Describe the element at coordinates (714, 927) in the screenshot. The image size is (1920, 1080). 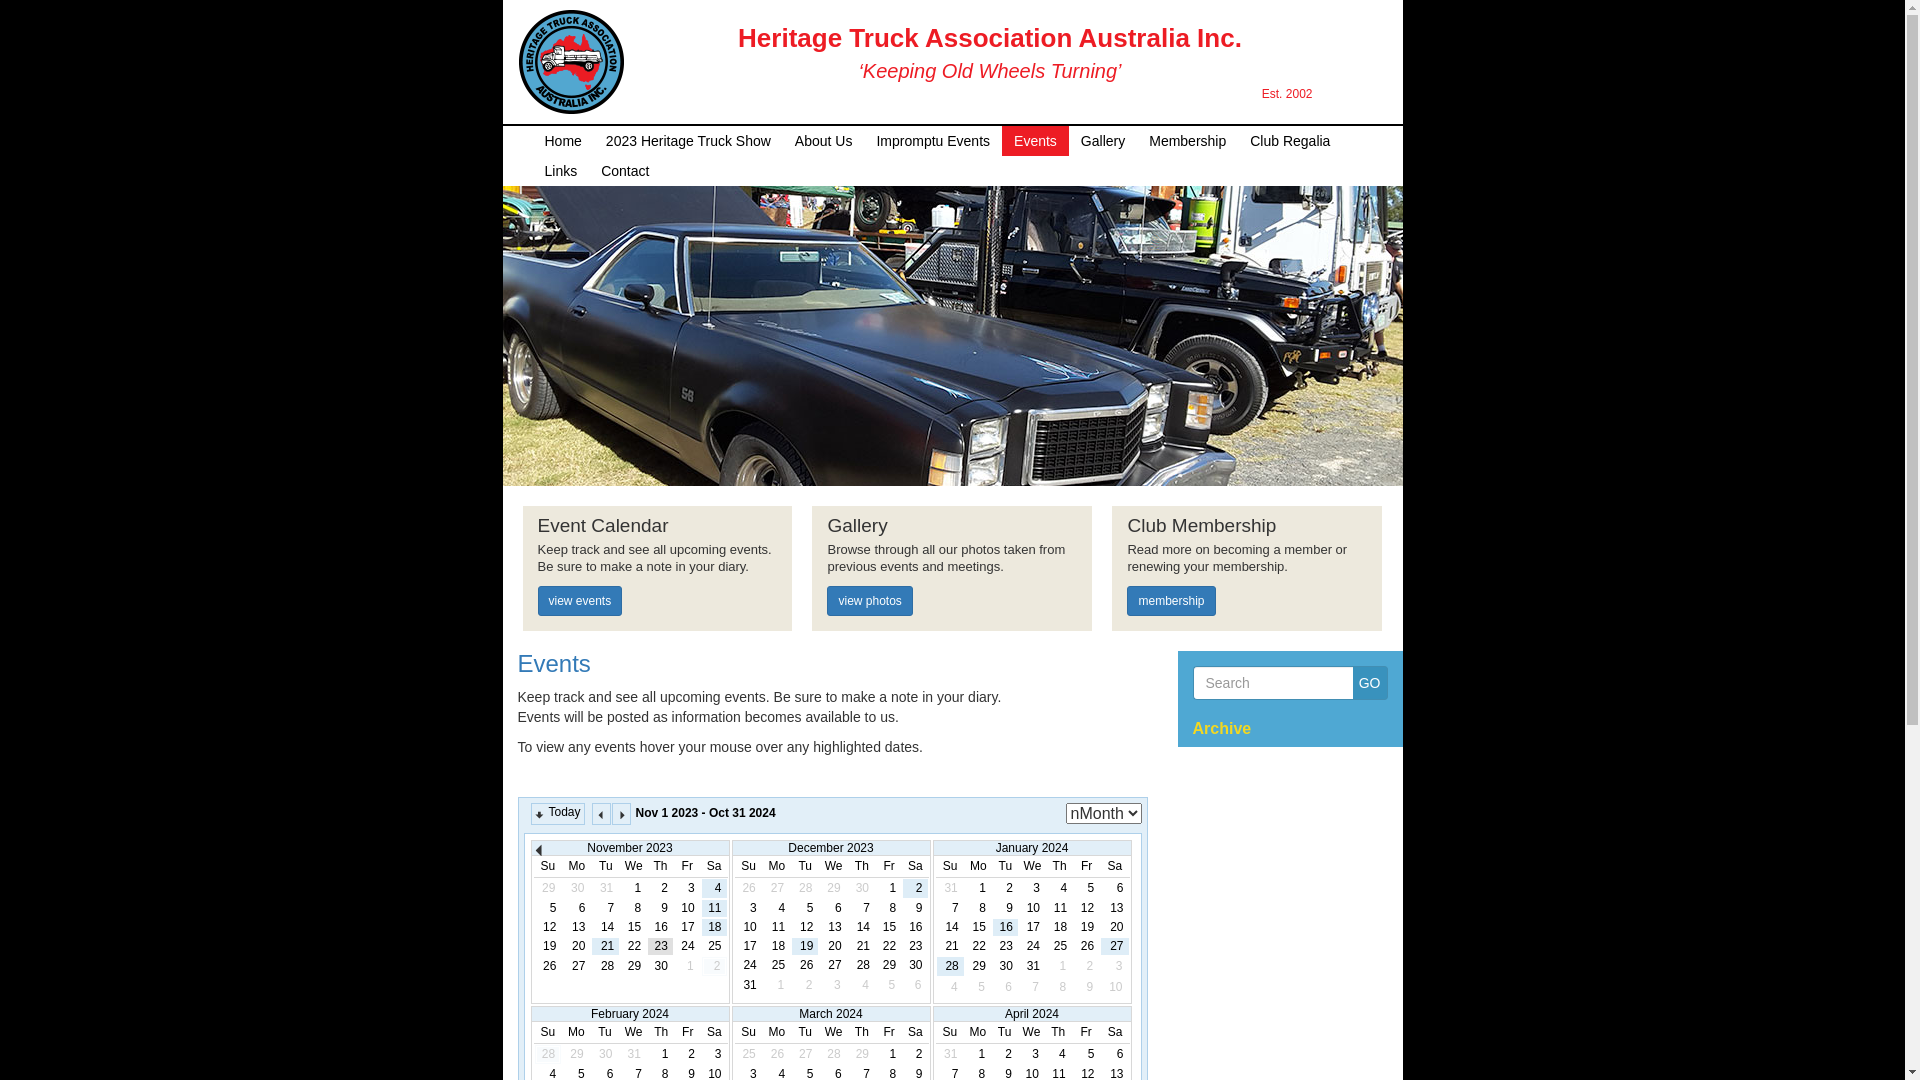
I see `'18'` at that location.